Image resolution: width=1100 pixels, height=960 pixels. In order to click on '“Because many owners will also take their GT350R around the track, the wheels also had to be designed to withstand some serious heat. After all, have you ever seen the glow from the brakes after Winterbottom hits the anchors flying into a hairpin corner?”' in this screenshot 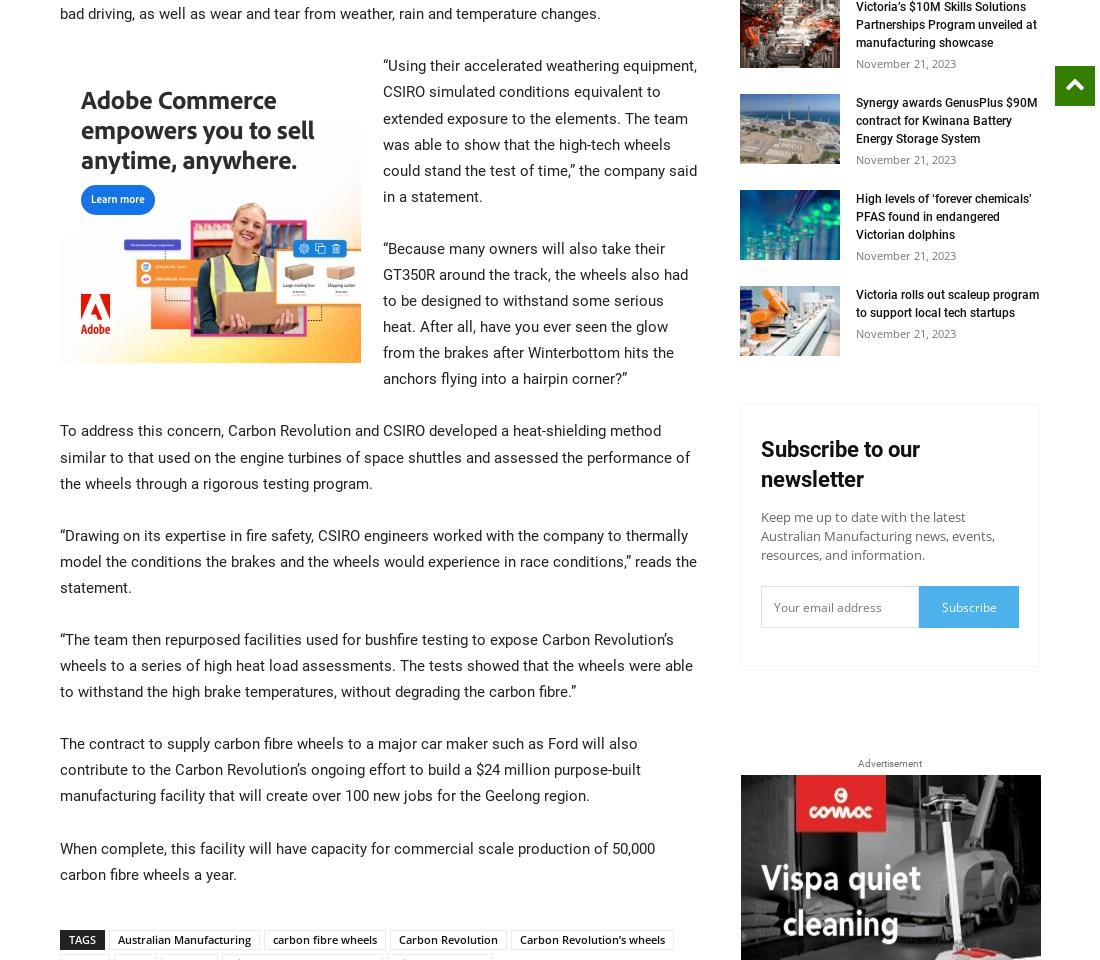, I will do `click(535, 313)`.